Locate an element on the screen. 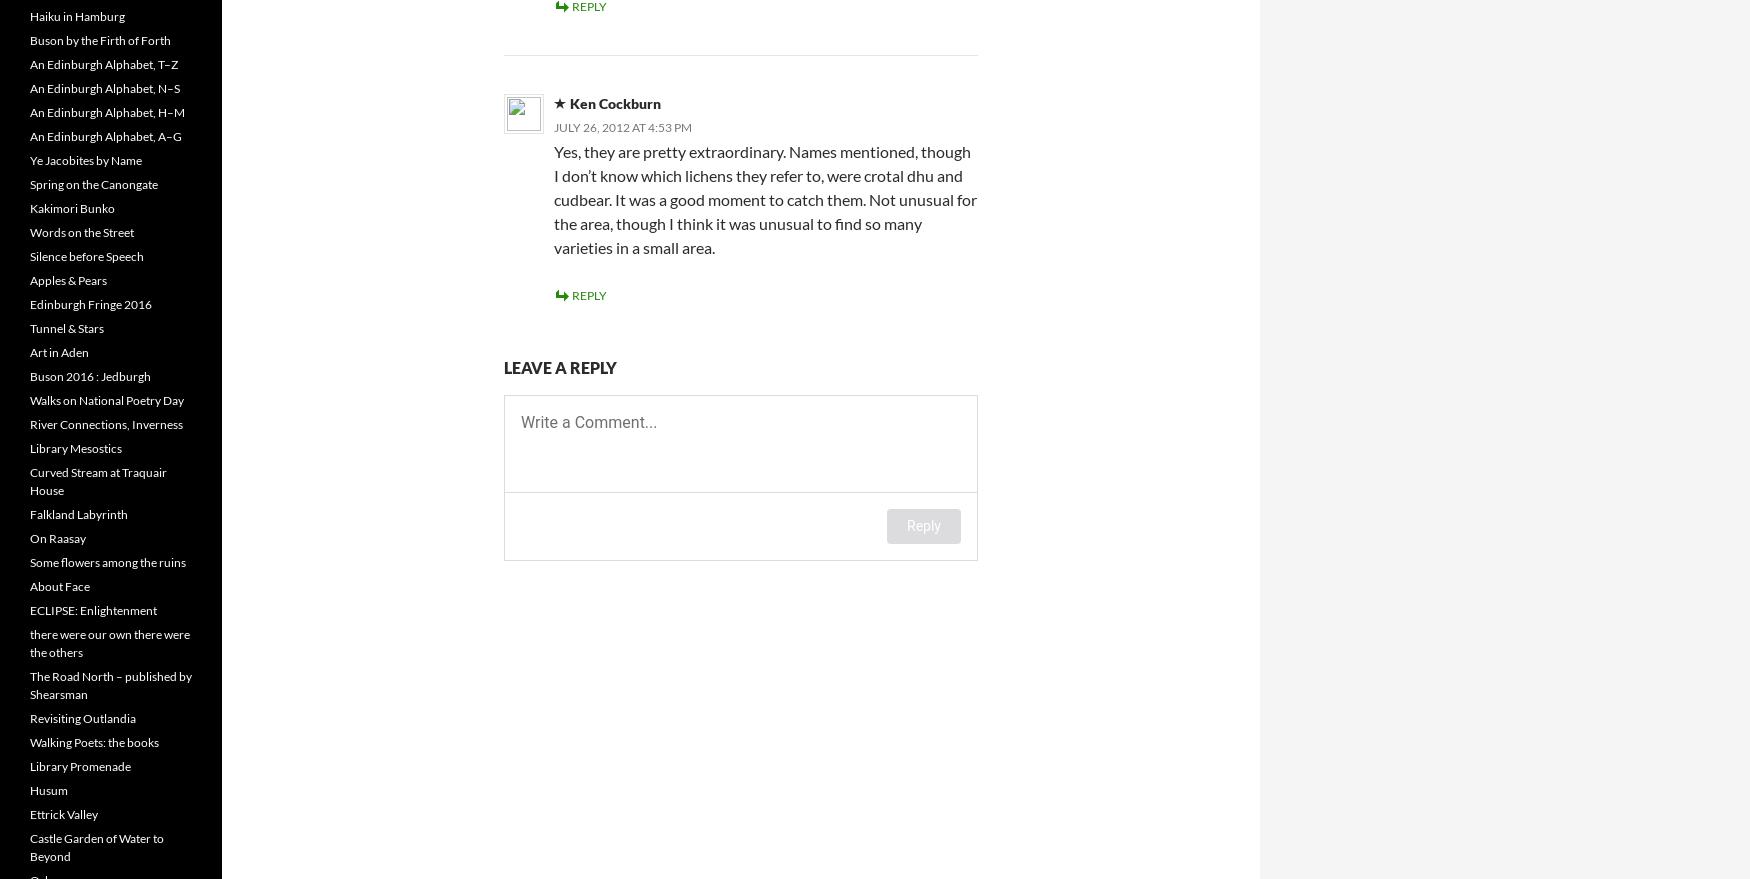 The height and width of the screenshot is (879, 1750). 'Words on the Street' is located at coordinates (28, 232).